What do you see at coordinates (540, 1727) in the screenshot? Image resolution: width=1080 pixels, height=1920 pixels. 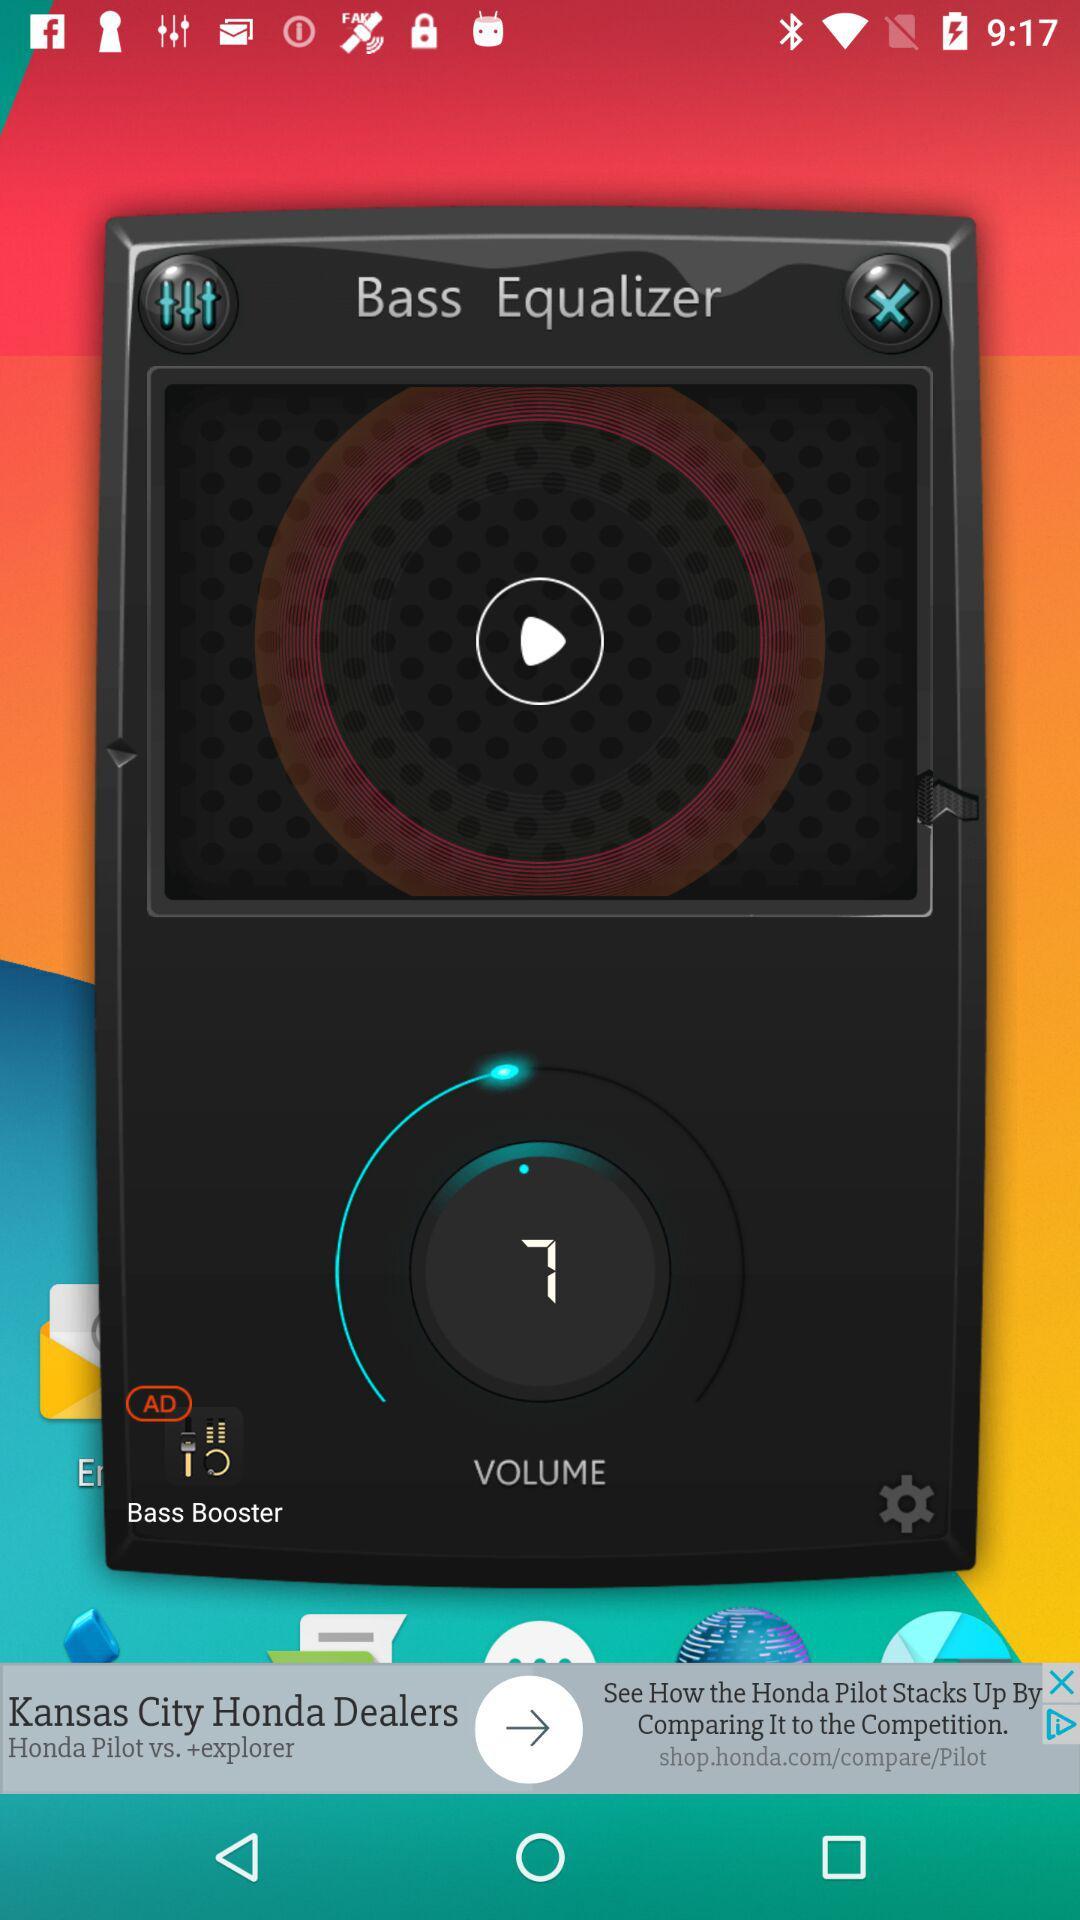 I see `advertisement page` at bounding box center [540, 1727].